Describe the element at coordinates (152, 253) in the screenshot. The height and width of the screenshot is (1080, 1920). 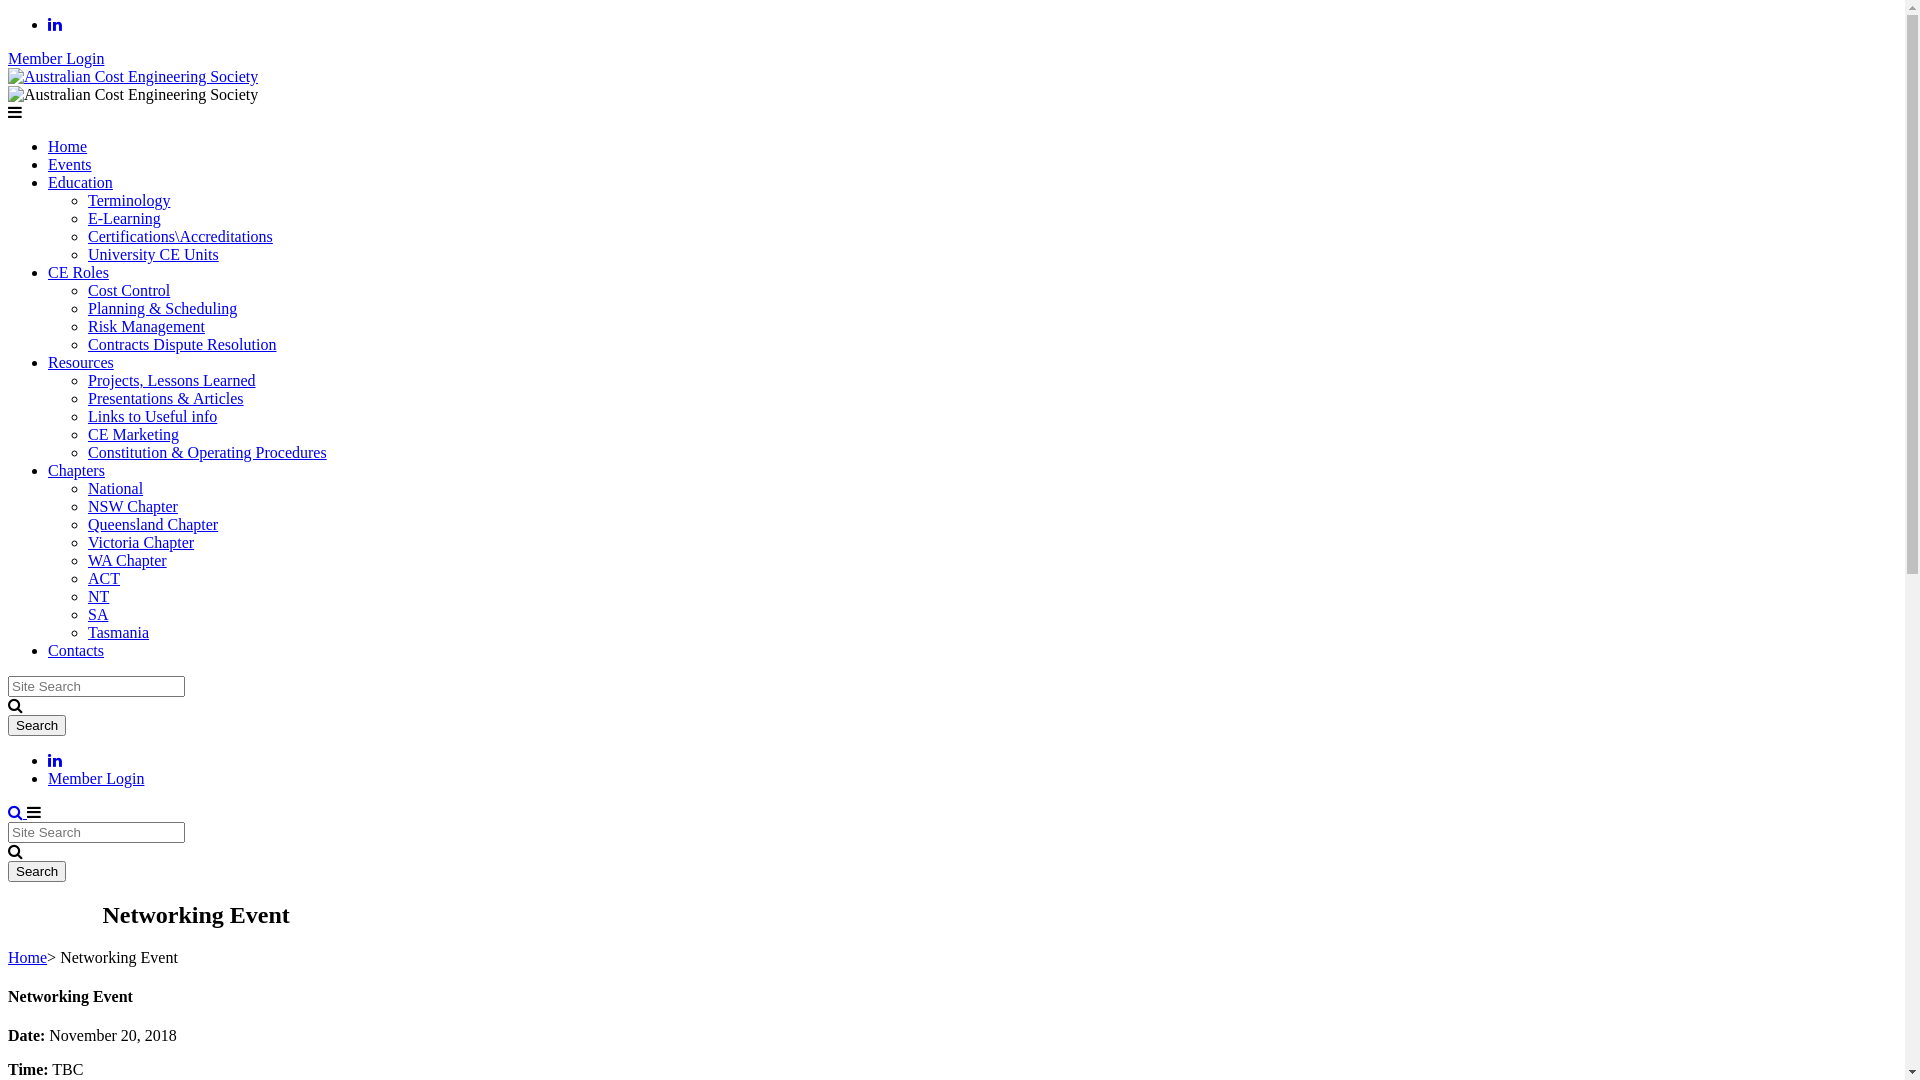
I see `'University CE Units'` at that location.